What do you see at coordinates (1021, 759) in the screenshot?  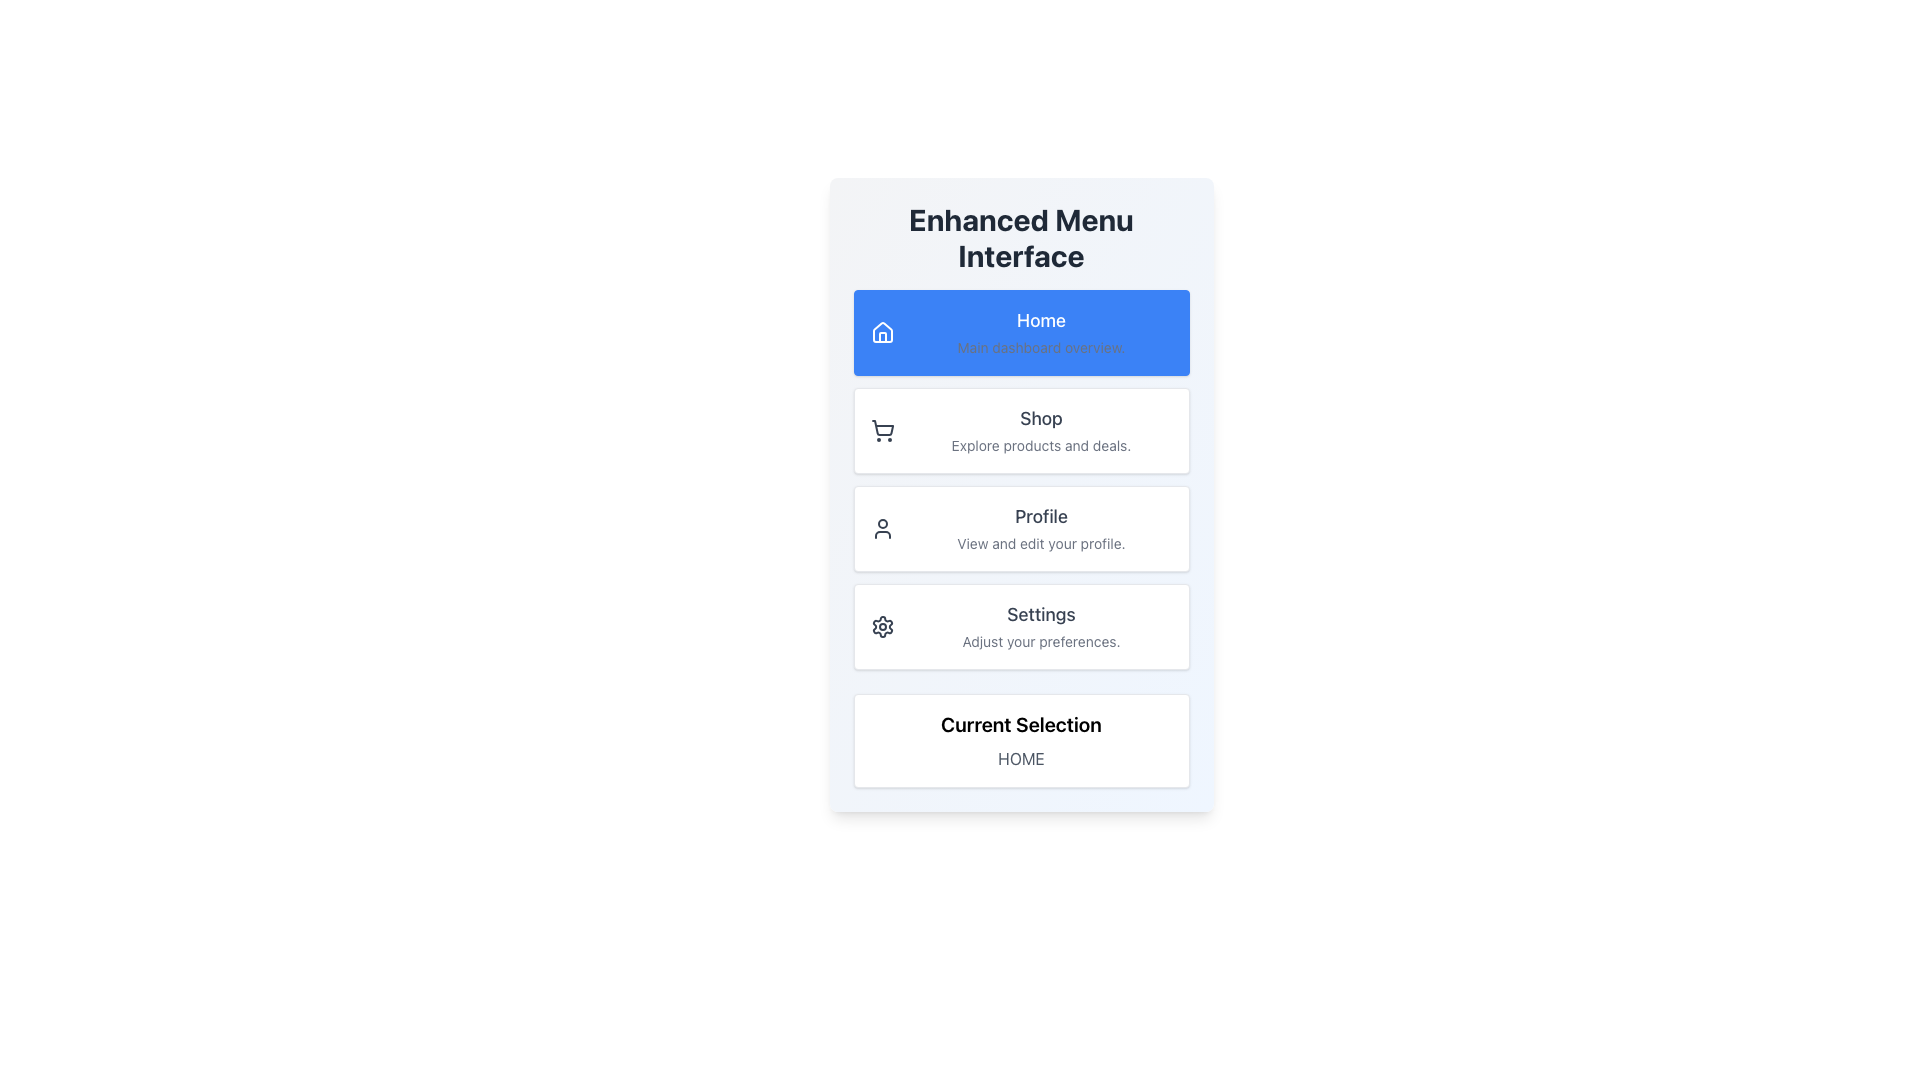 I see `text content of the element displaying the currently selected menu item, located just below the text titled 'Current Selection'` at bounding box center [1021, 759].